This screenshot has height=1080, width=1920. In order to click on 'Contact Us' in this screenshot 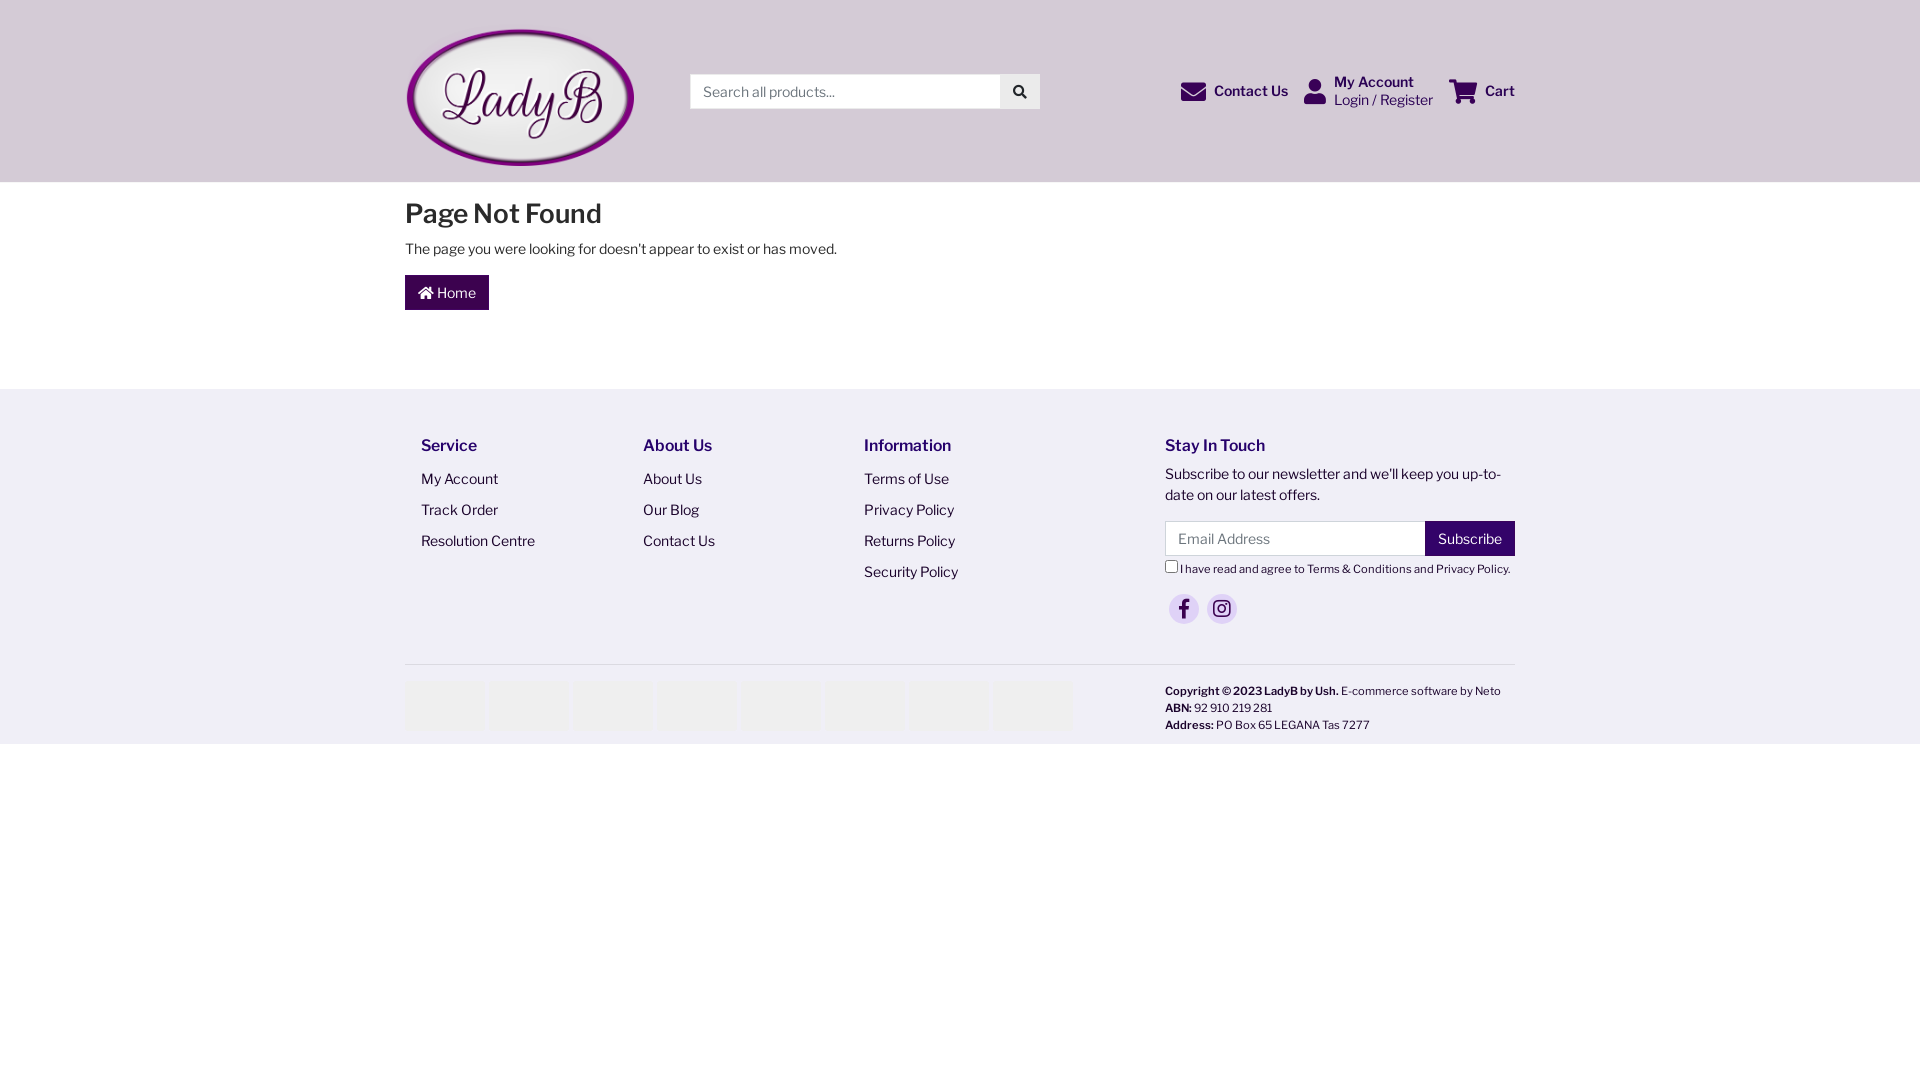, I will do `click(722, 540)`.